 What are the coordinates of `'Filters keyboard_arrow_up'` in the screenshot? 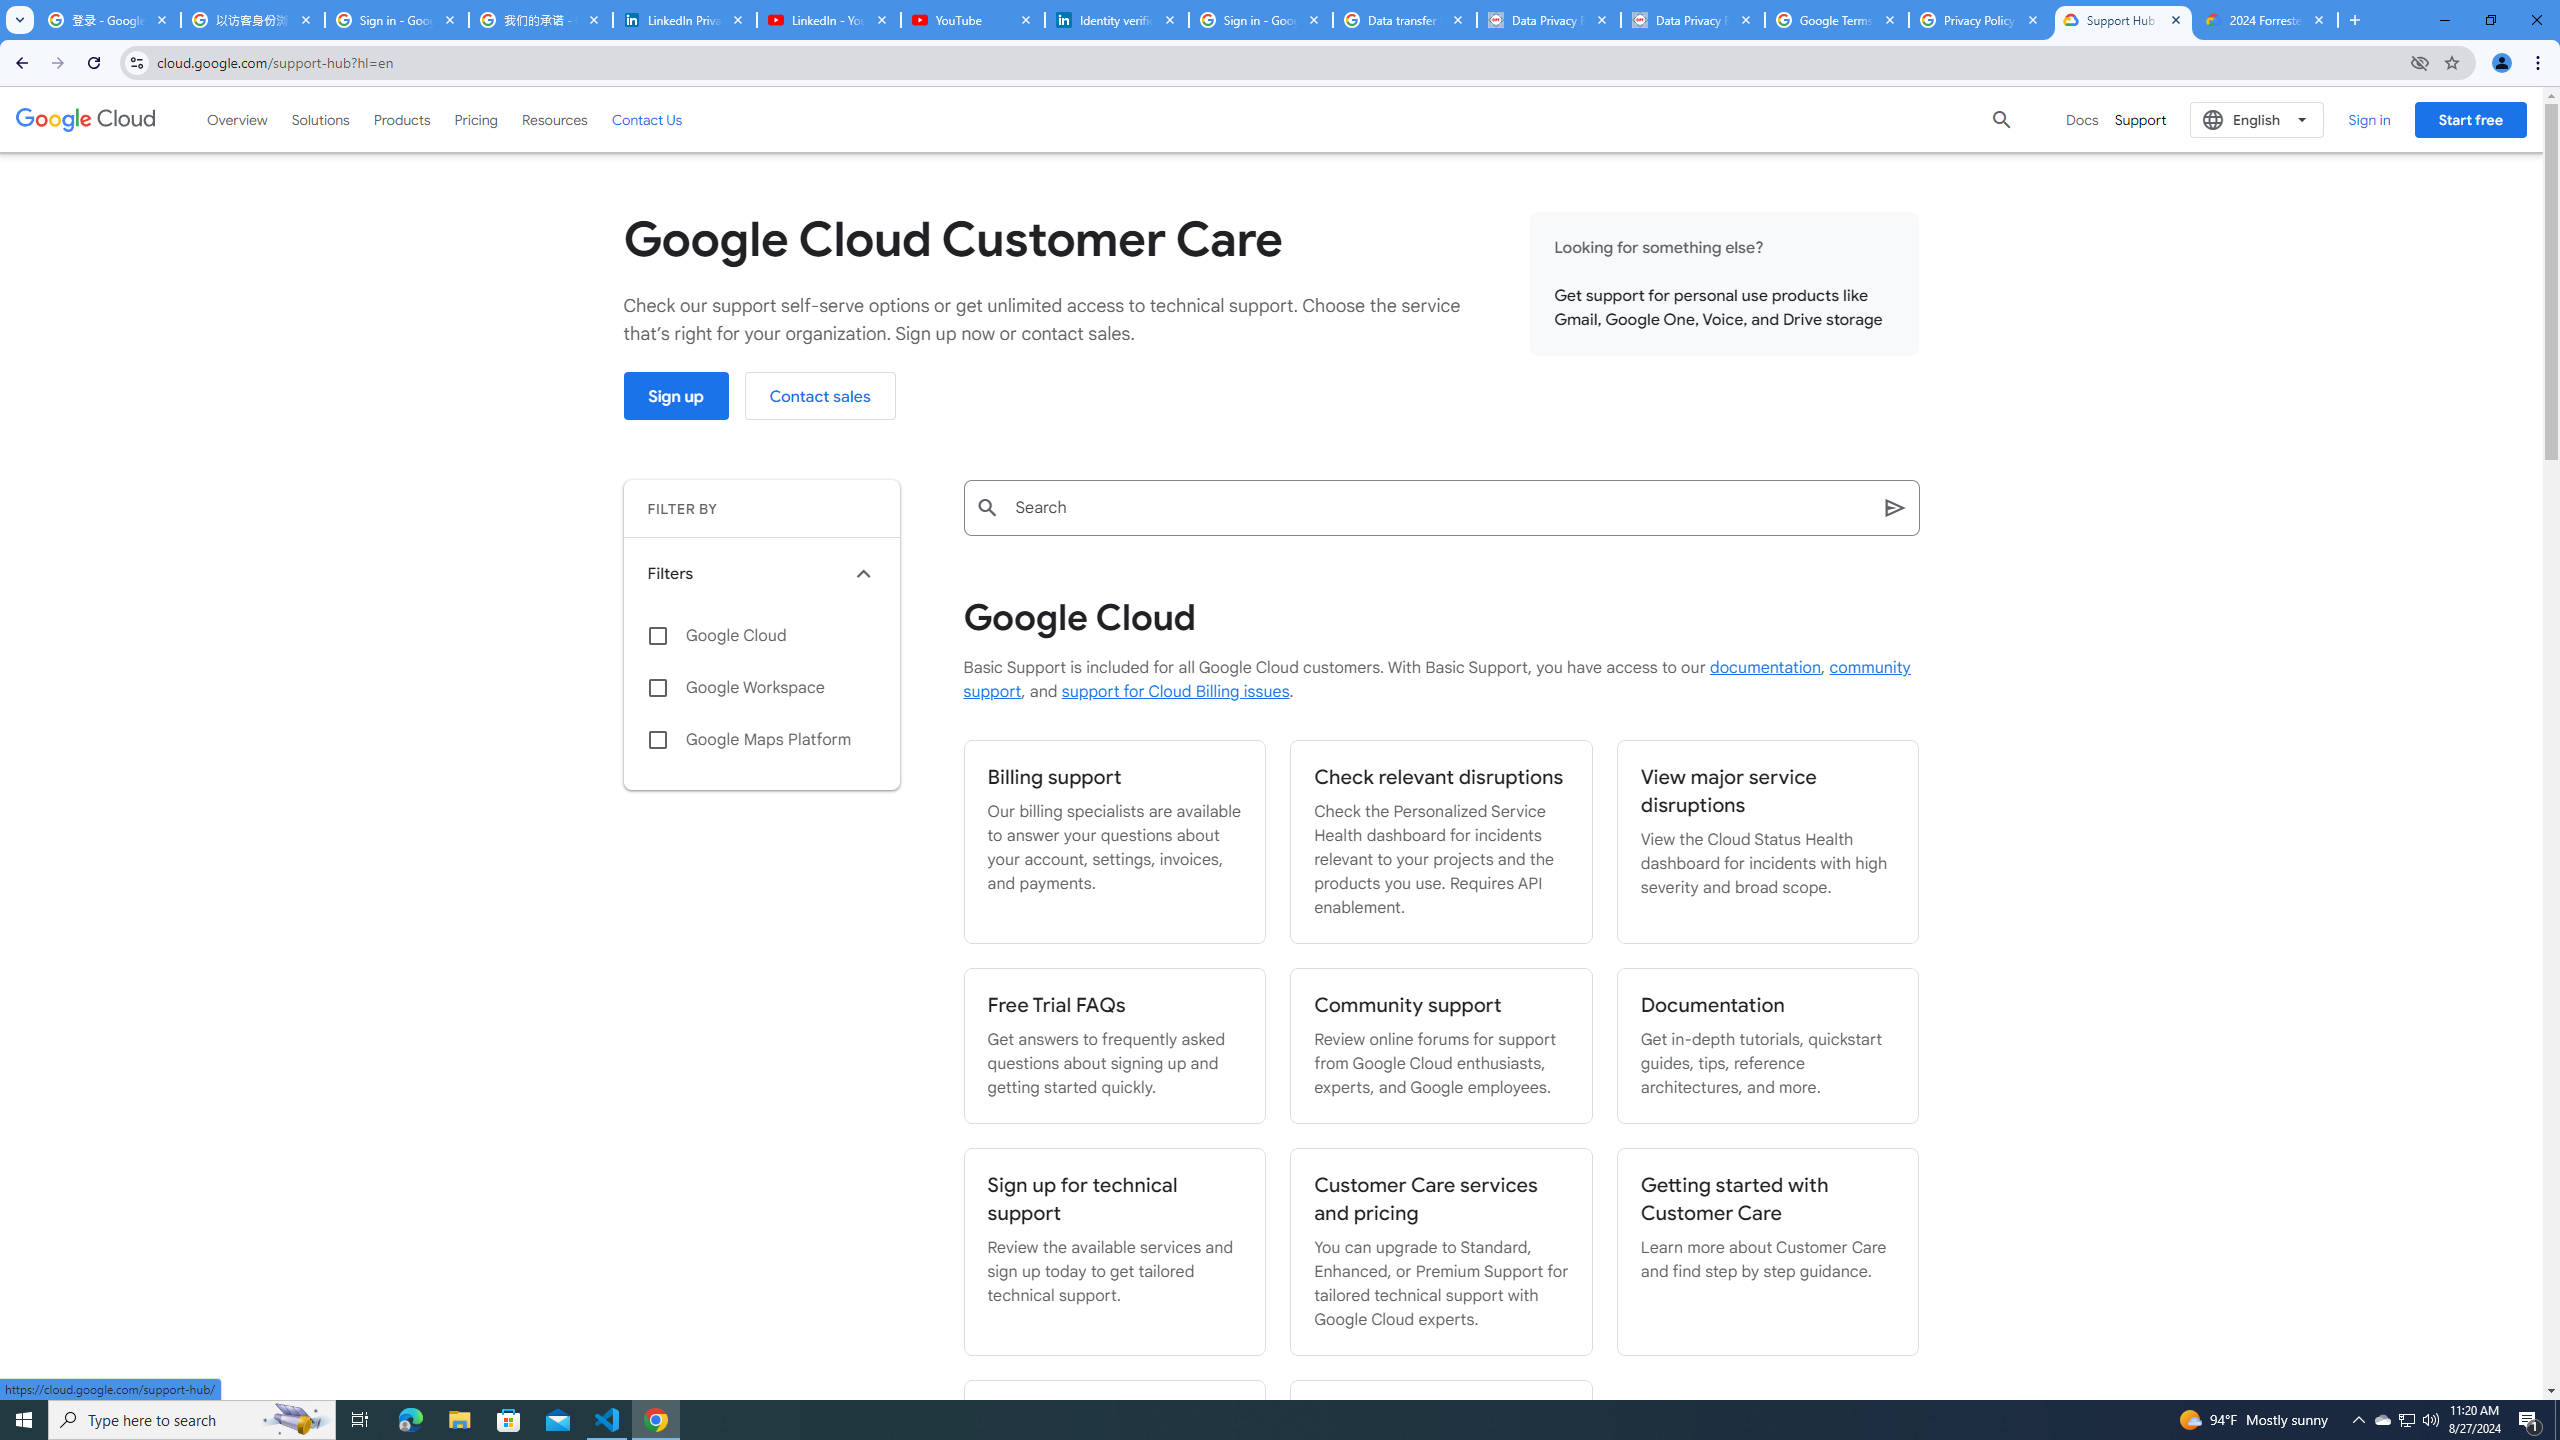 It's located at (761, 574).